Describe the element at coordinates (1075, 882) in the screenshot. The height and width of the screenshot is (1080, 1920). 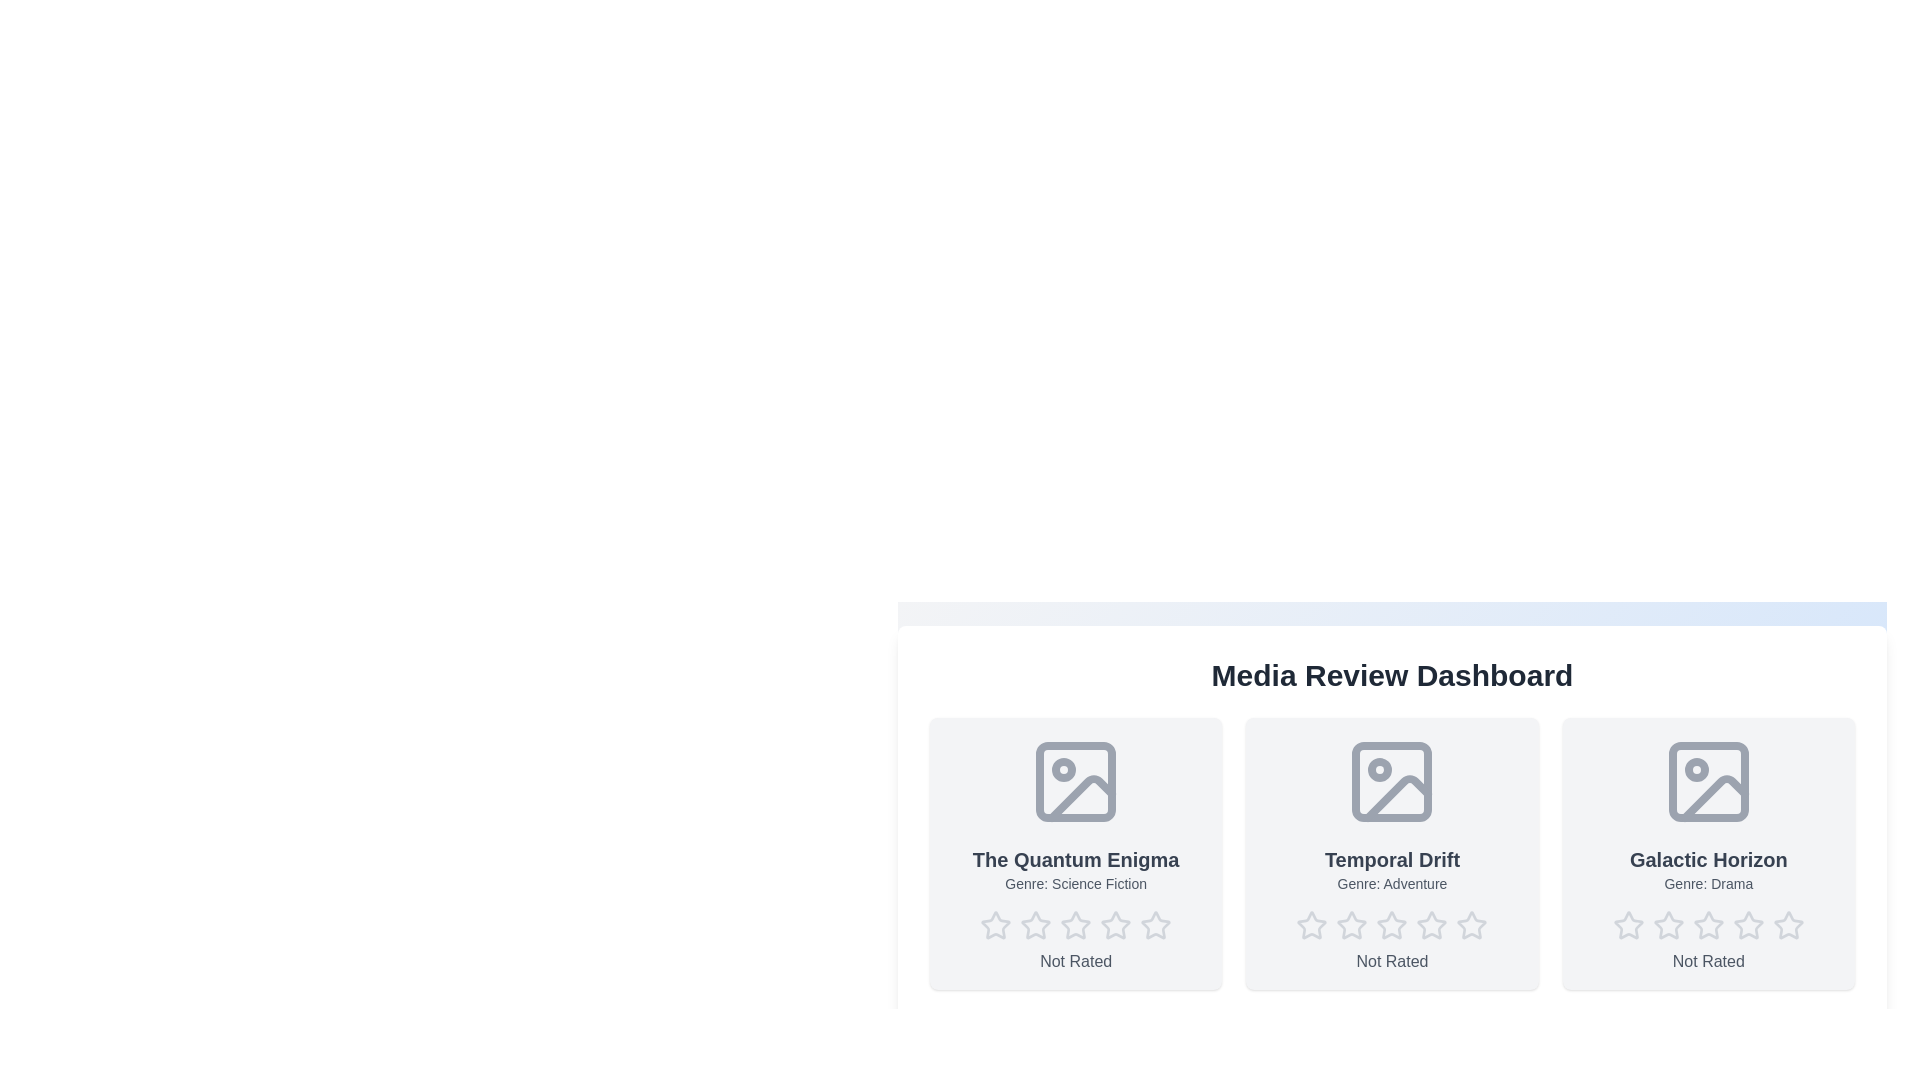
I see `the genre text of the media item 'The Quantum Enigma'` at that location.